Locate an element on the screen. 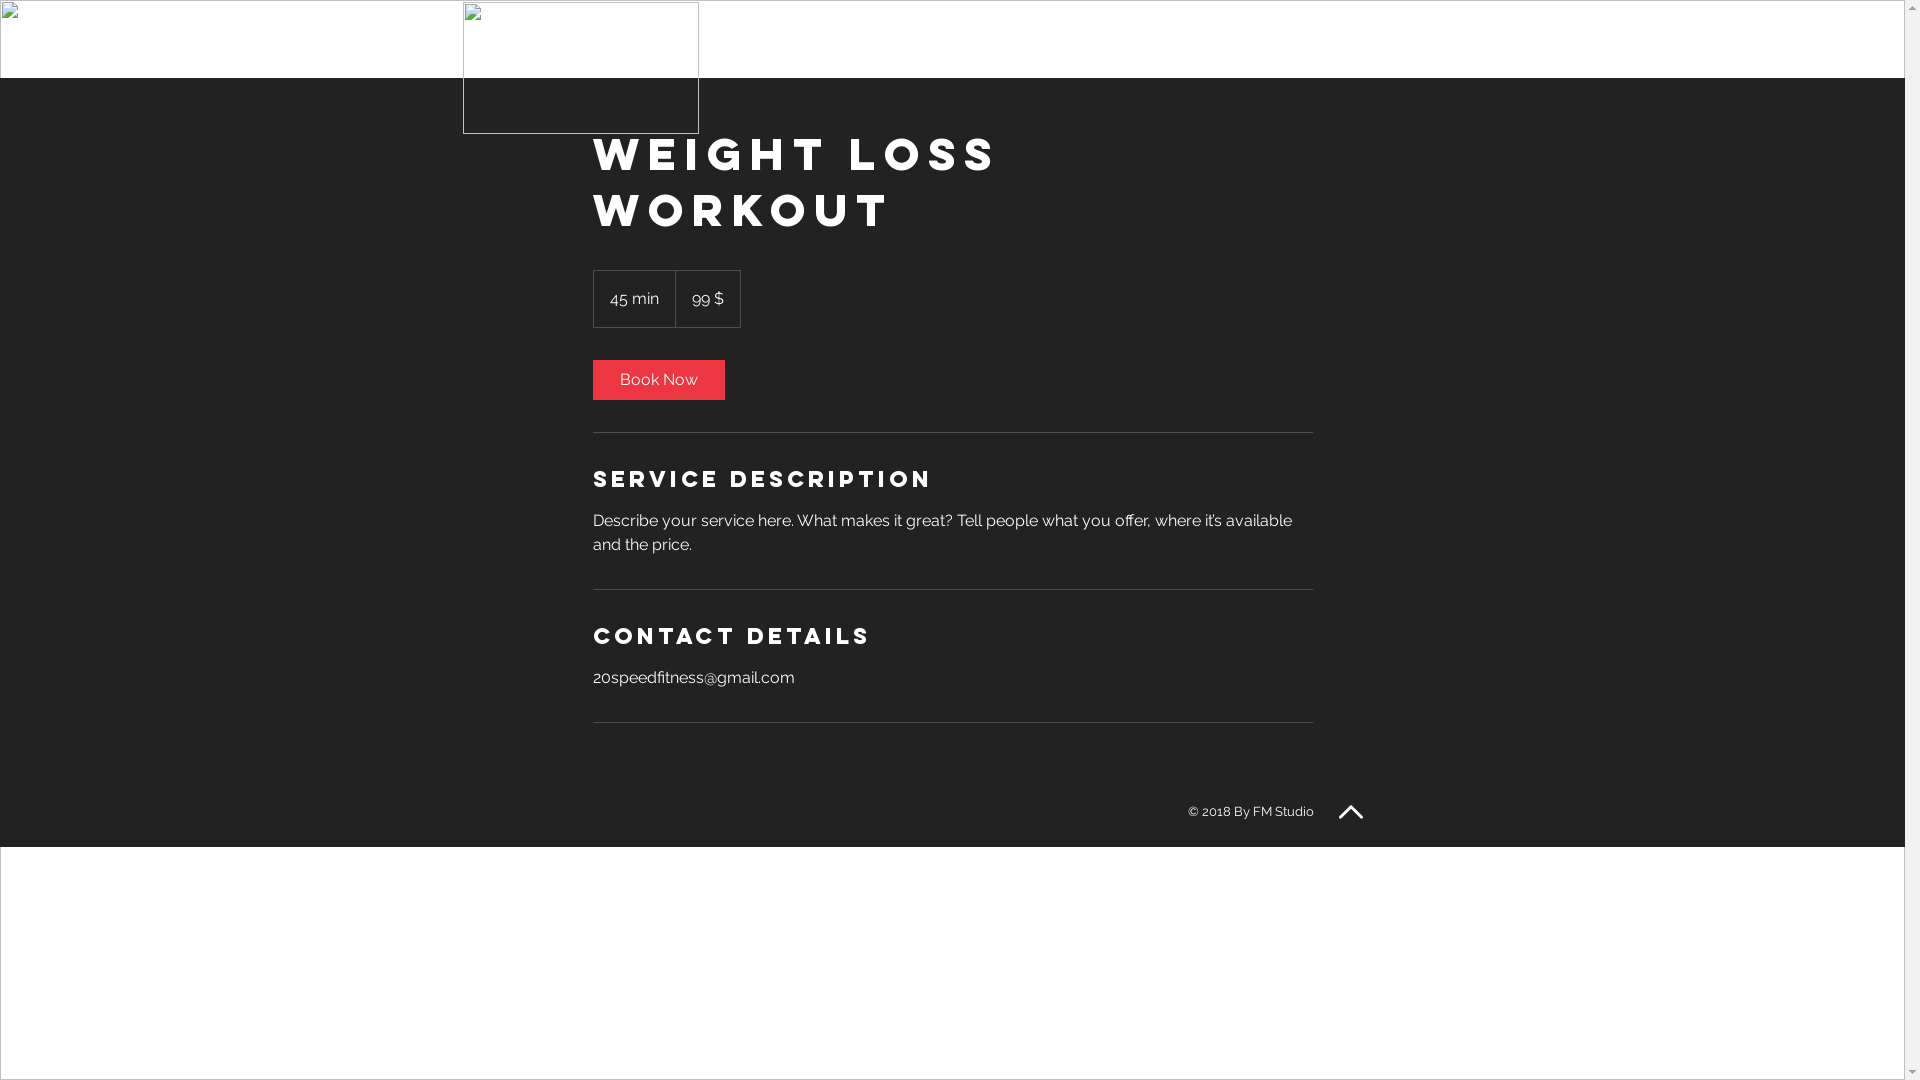 Image resolution: width=1920 pixels, height=1080 pixels. 'Book Now' is located at coordinates (657, 380).